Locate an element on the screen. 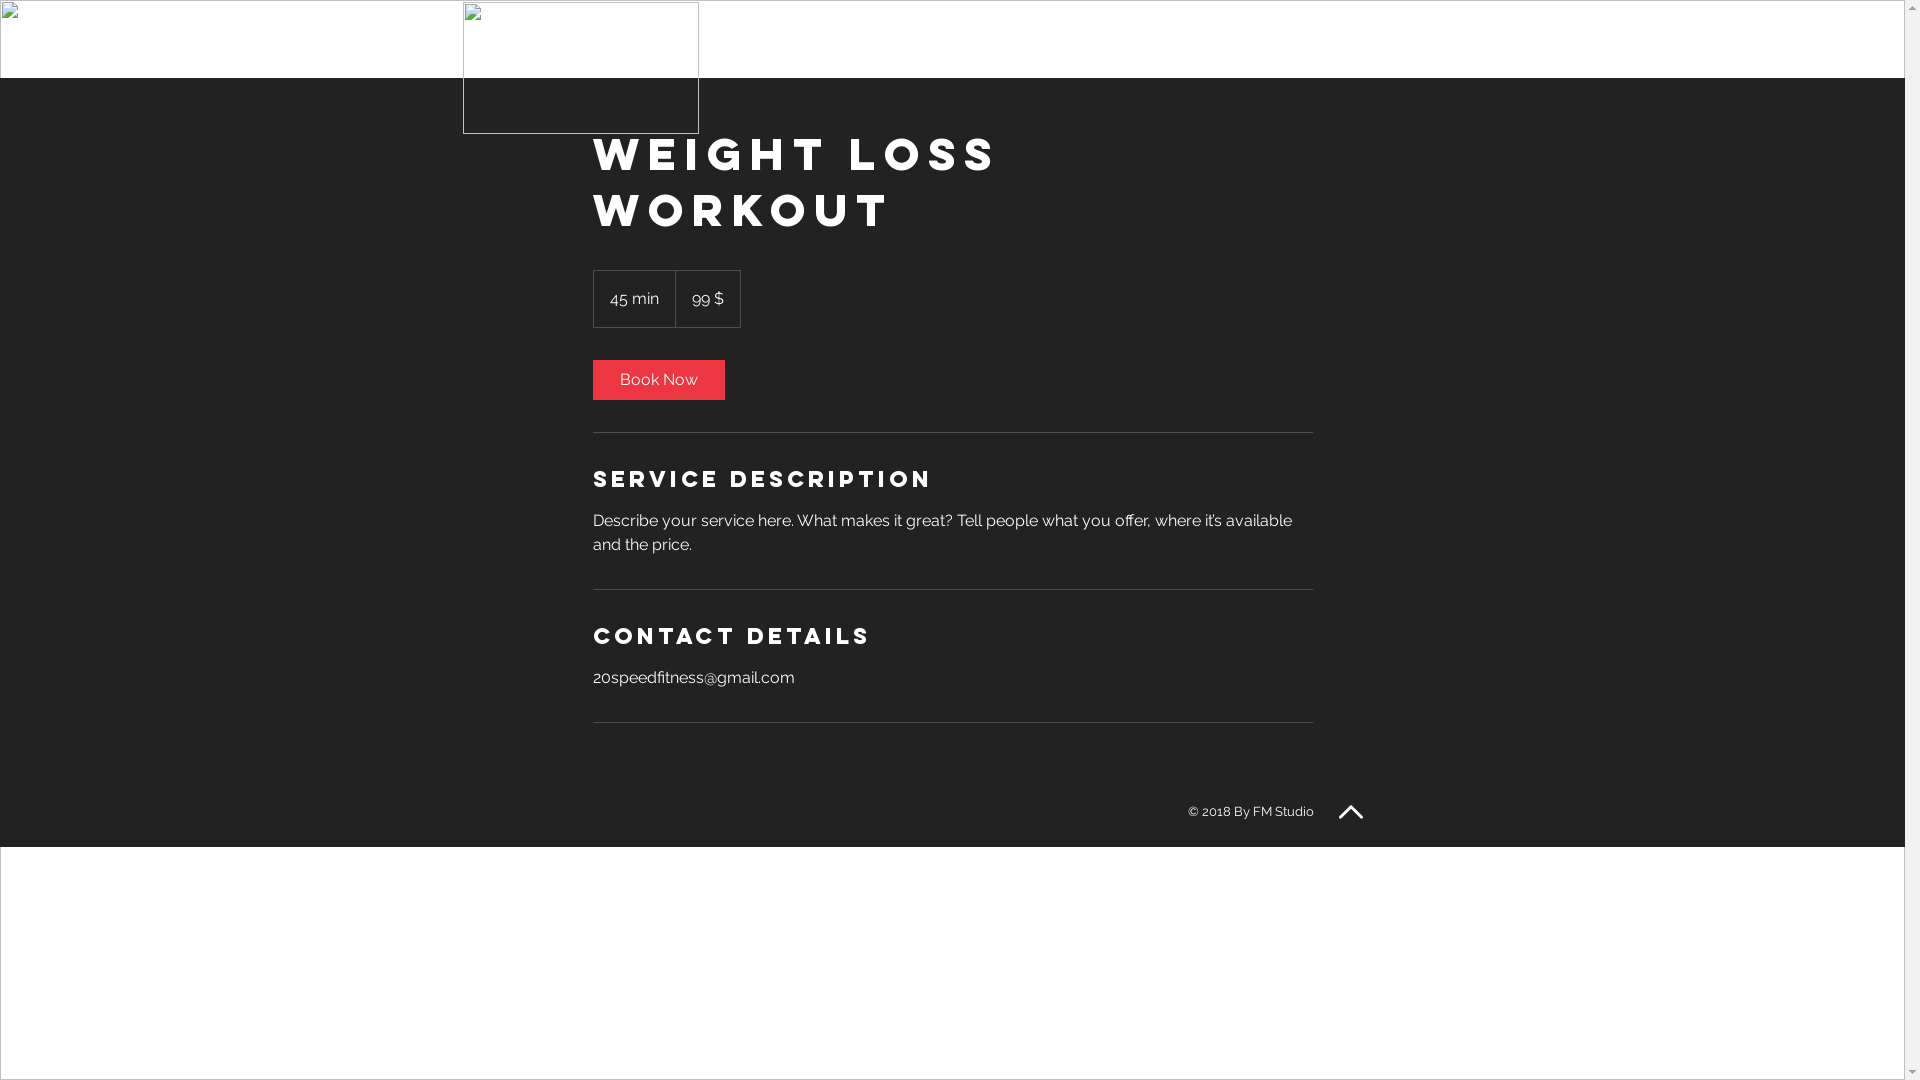 Image resolution: width=1920 pixels, height=1080 pixels. 'Book Now' is located at coordinates (657, 380).